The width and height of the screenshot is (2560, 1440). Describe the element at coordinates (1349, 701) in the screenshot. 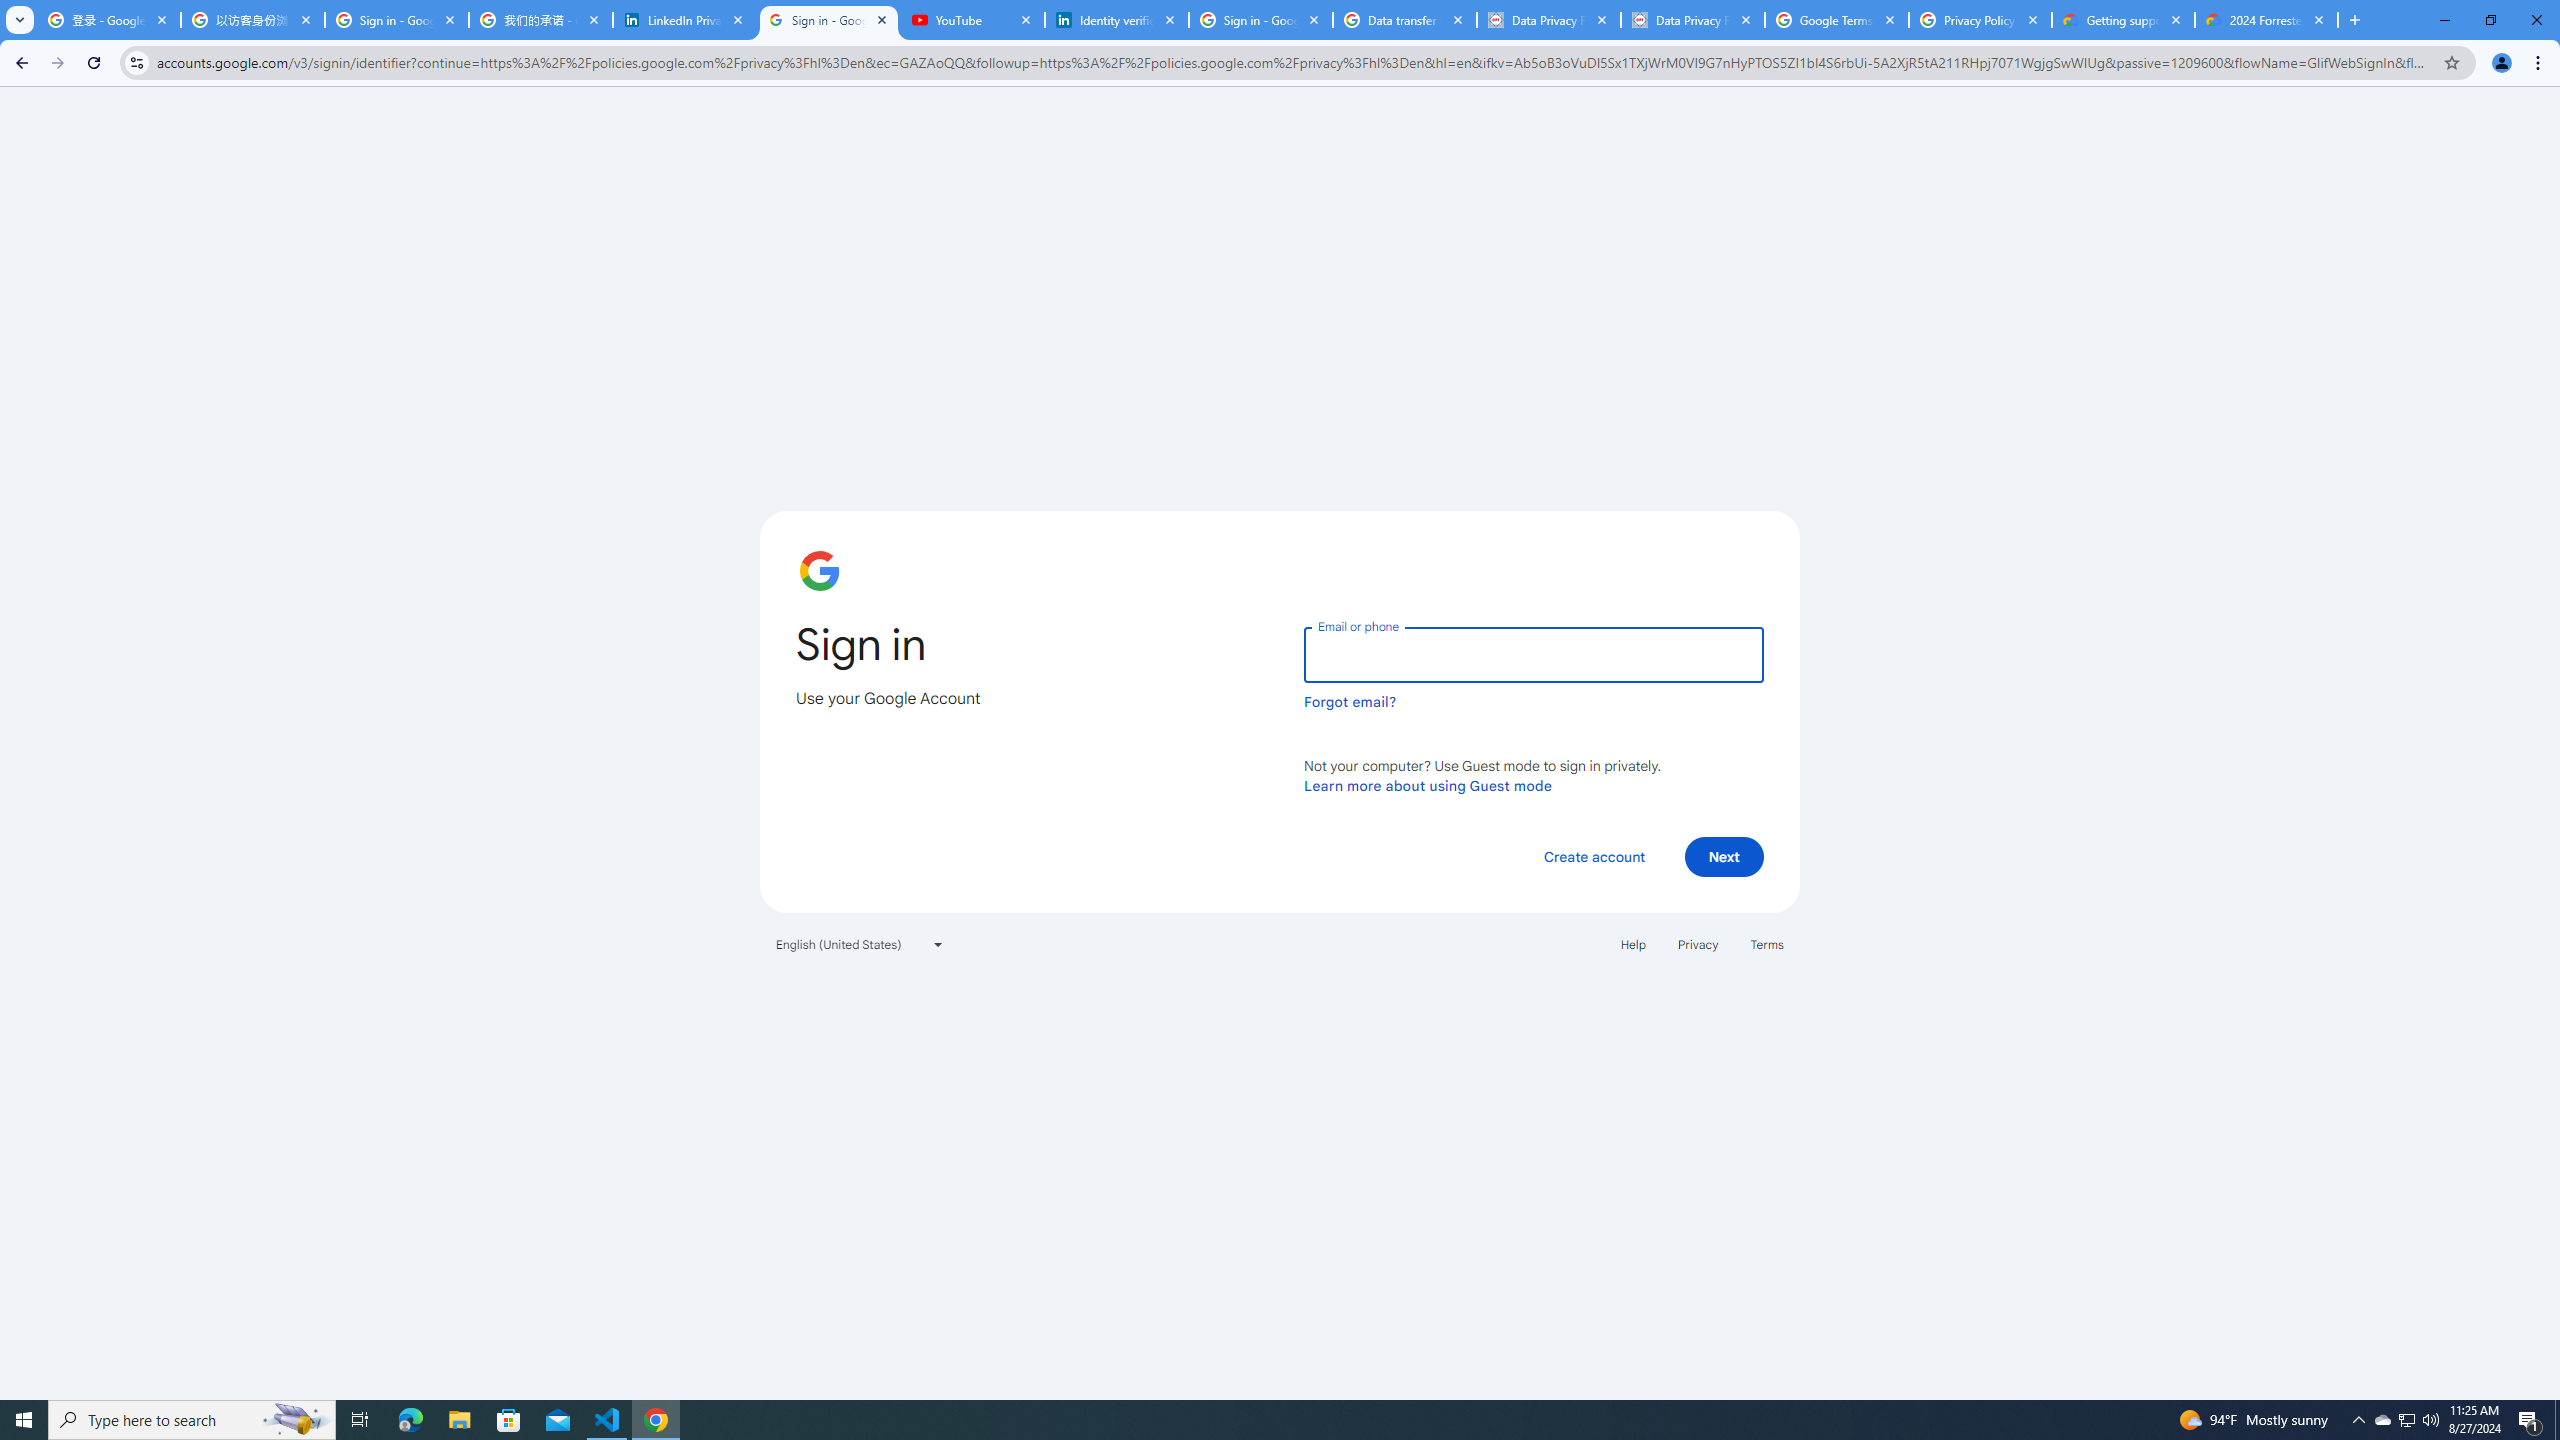

I see `'Forgot email?'` at that location.